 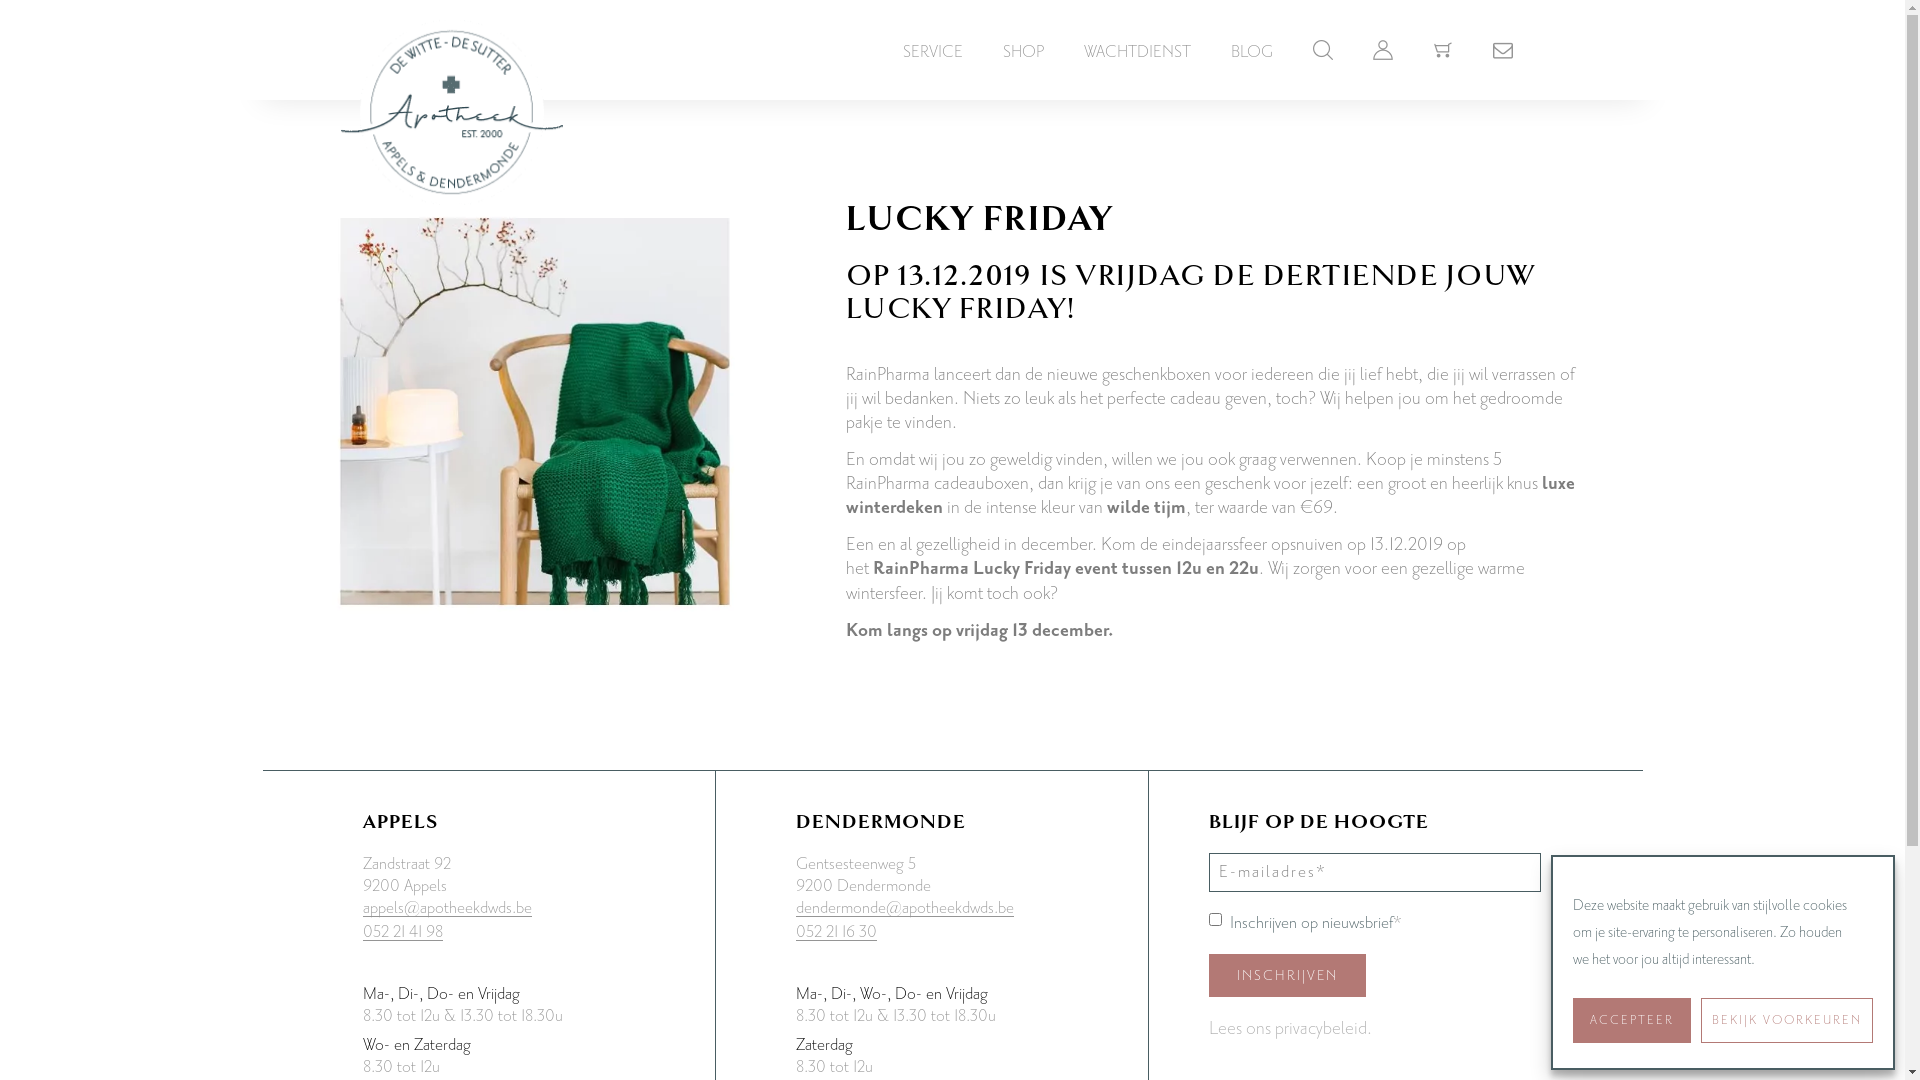 What do you see at coordinates (1321, 45) in the screenshot?
I see `'ZOEKEN'` at bounding box center [1321, 45].